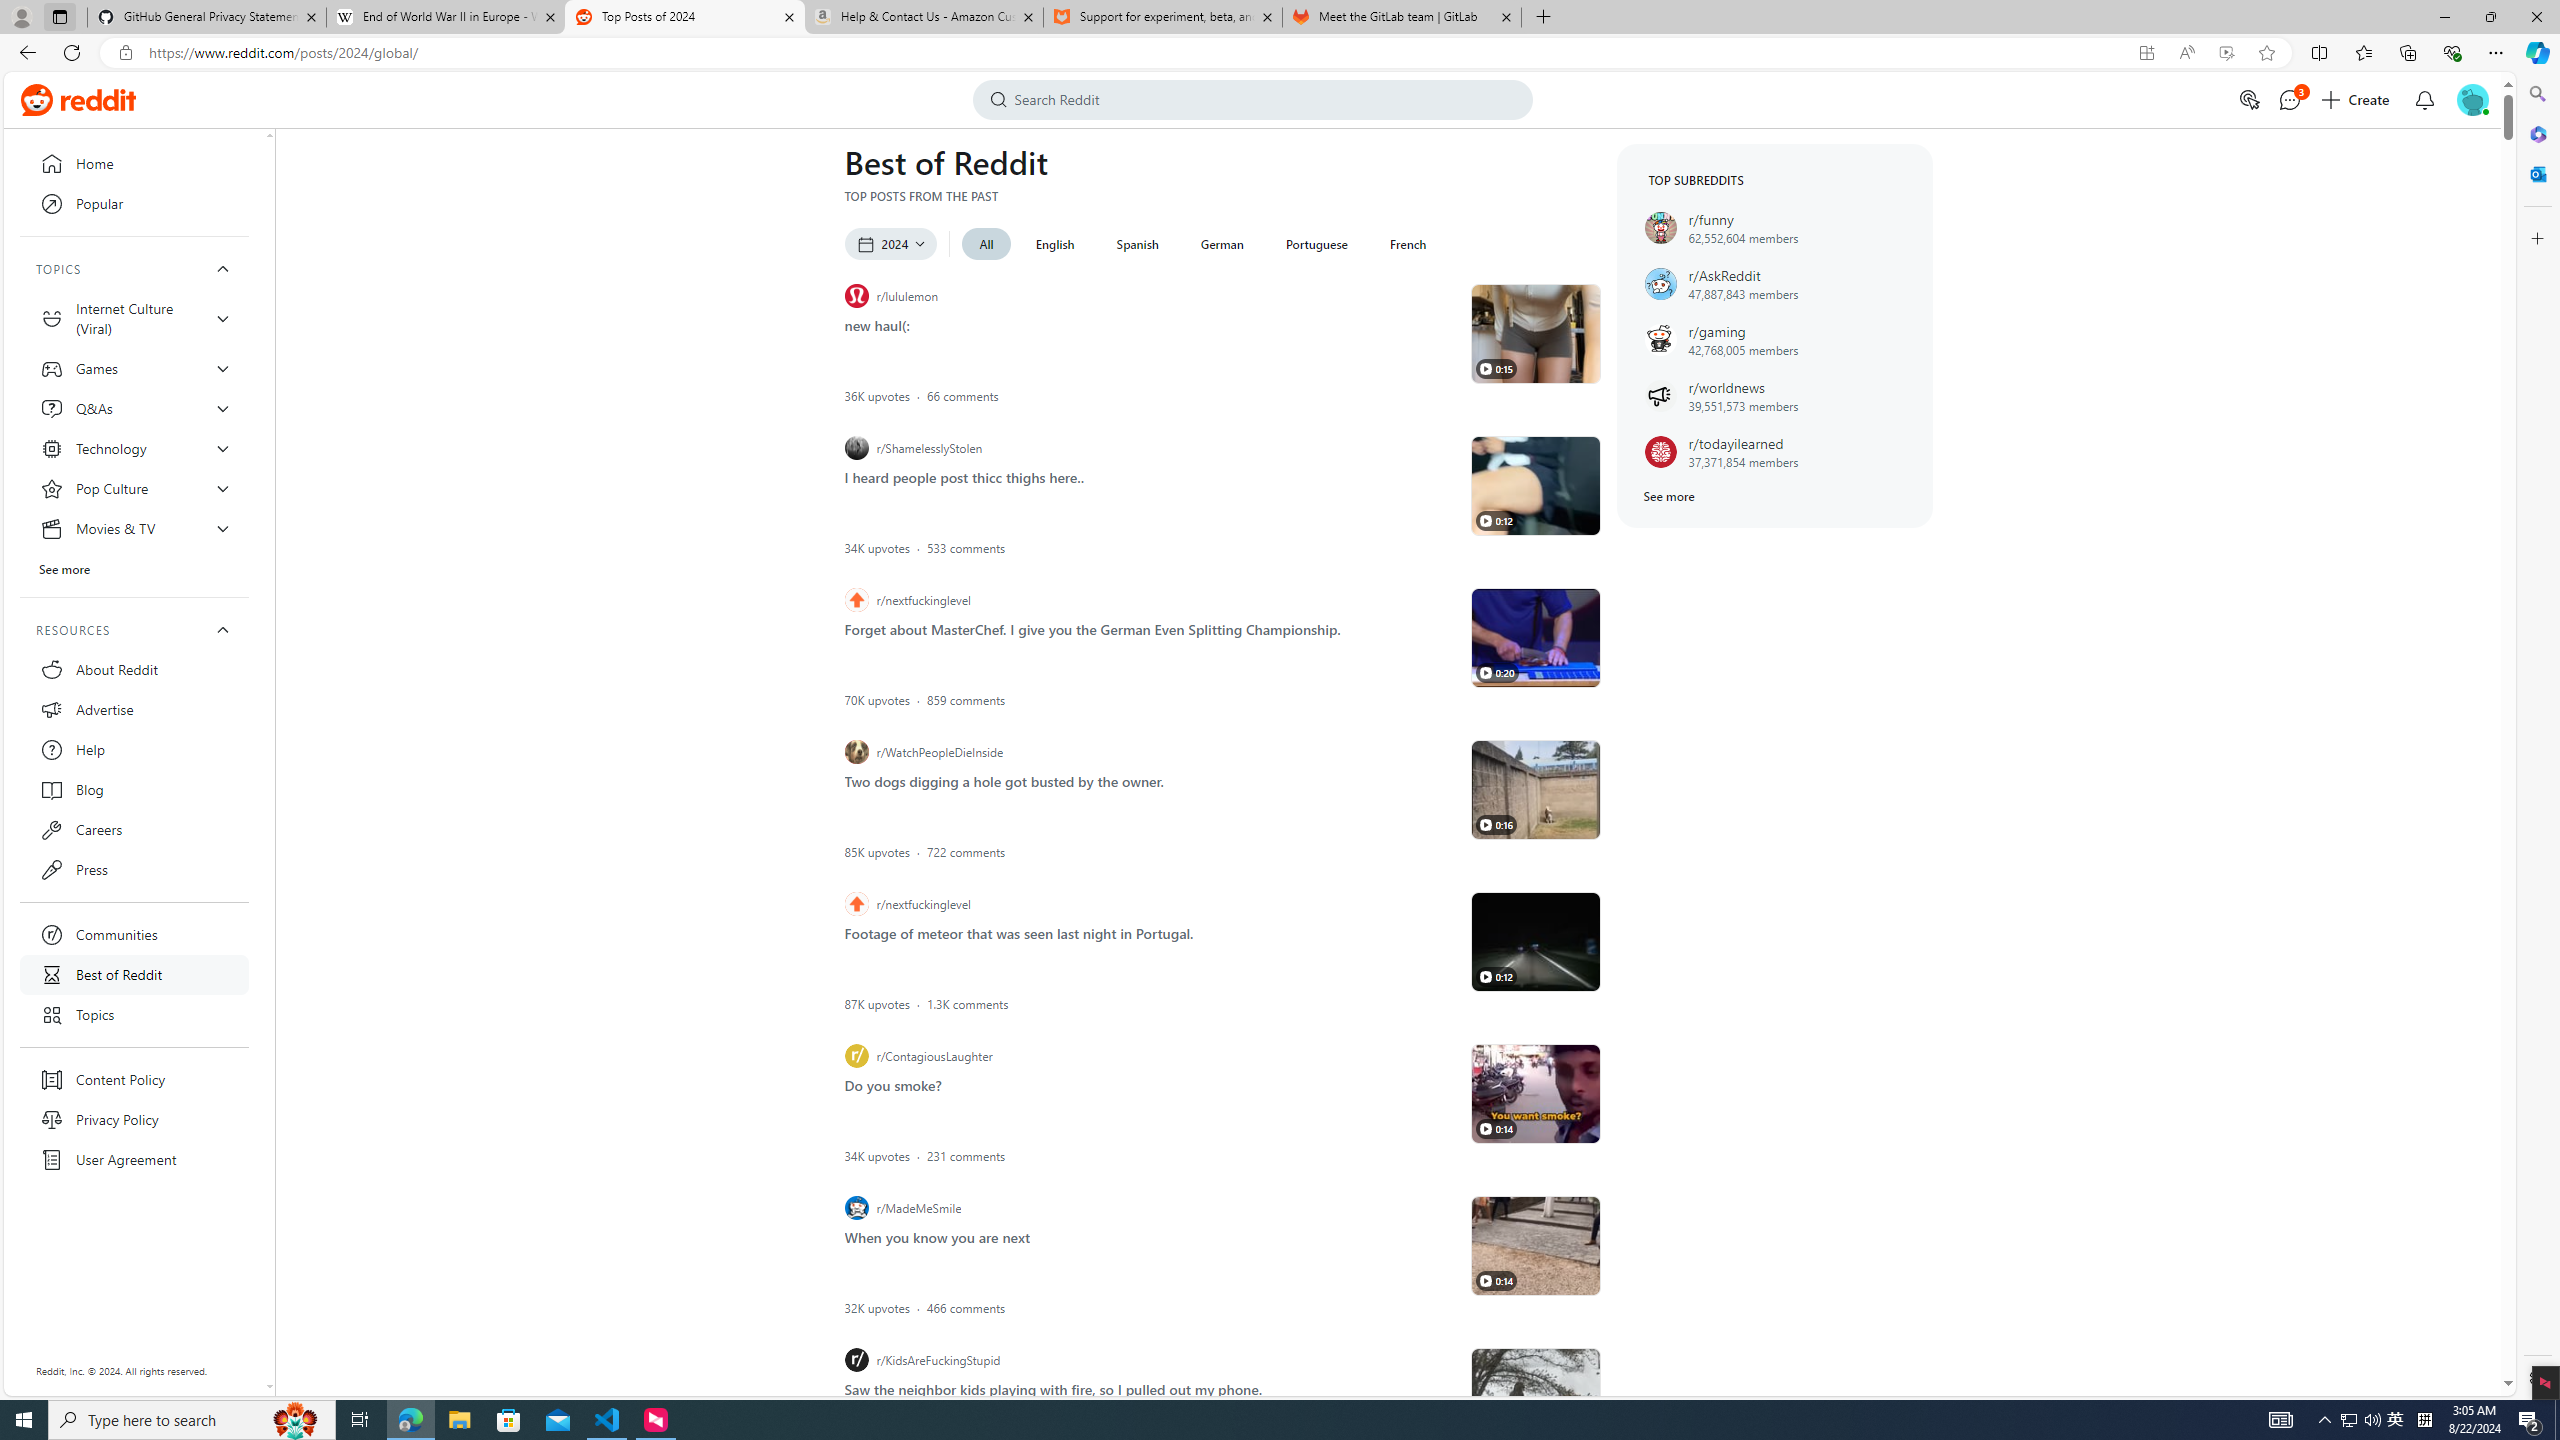 Image resolution: width=2560 pixels, height=1440 pixels. What do you see at coordinates (134, 1014) in the screenshot?
I see `'Topics'` at bounding box center [134, 1014].